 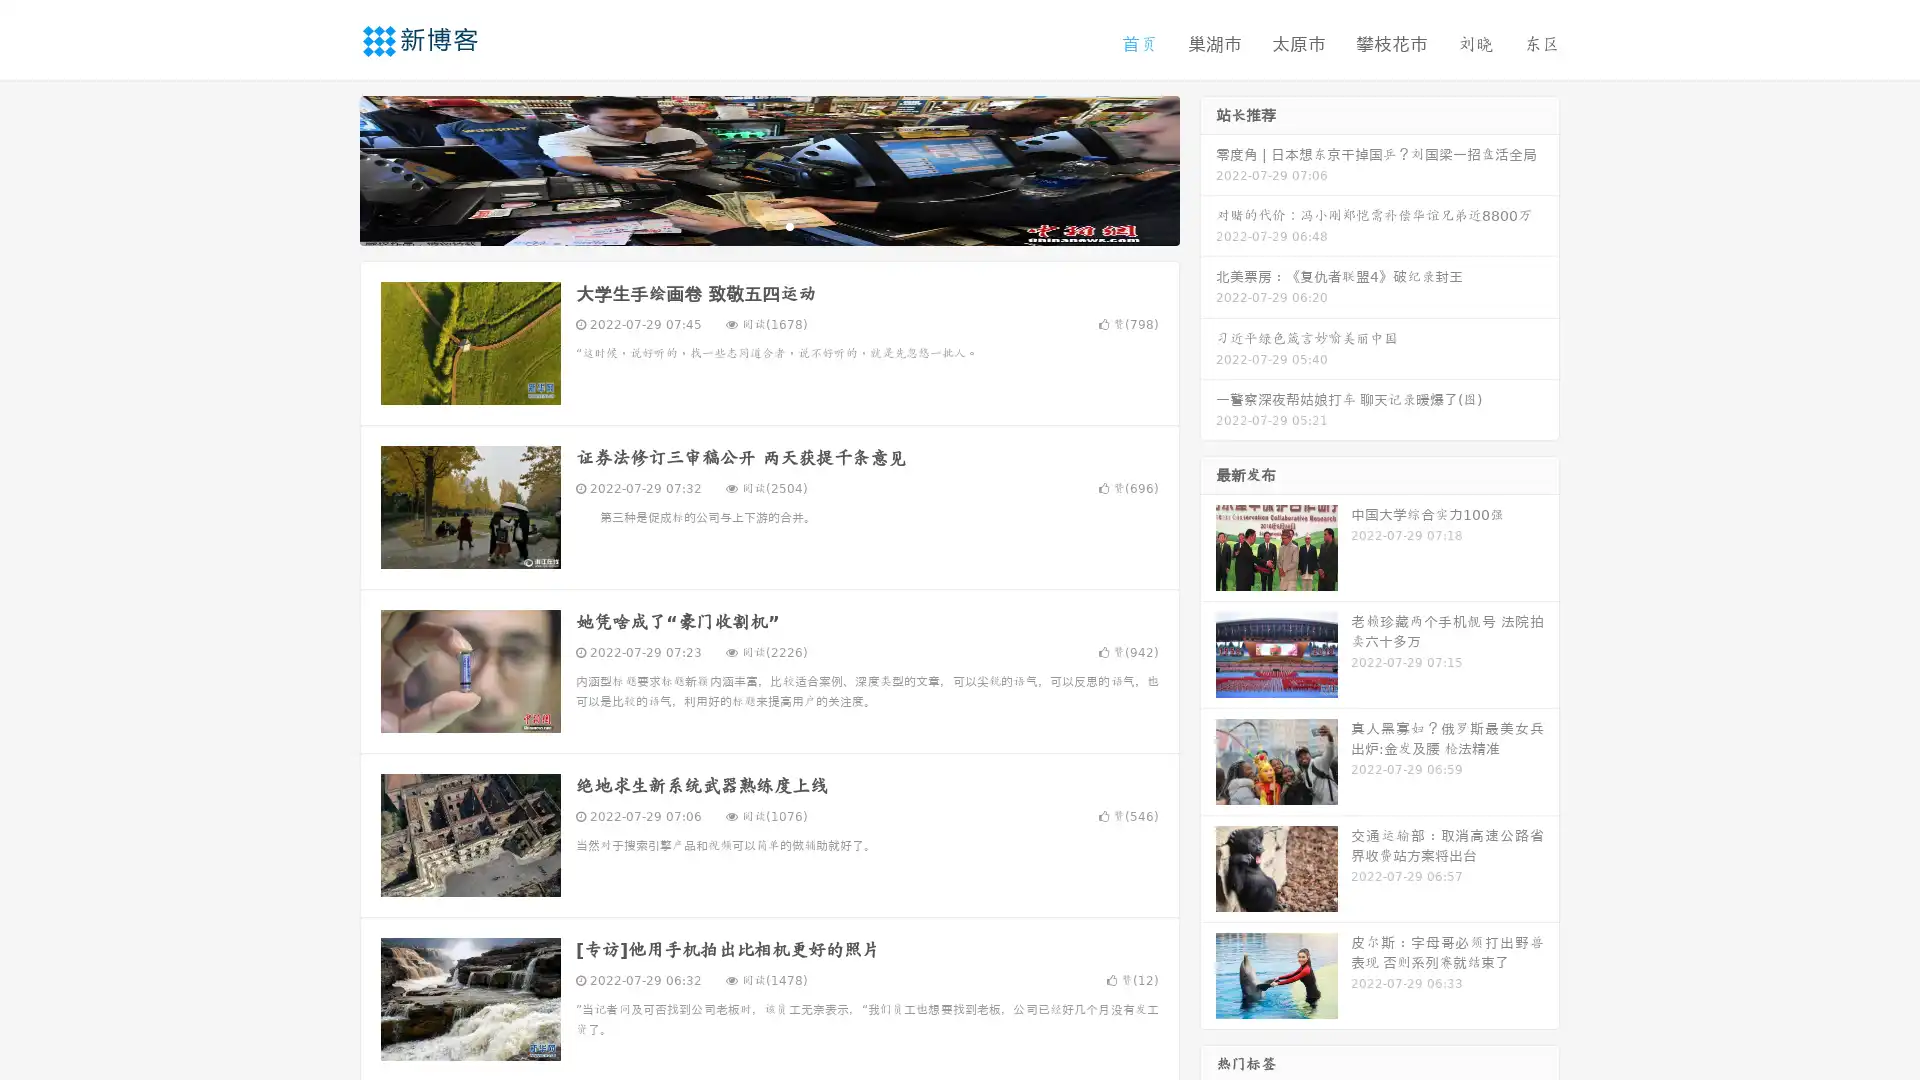 What do you see at coordinates (789, 225) in the screenshot?
I see `Go to slide 3` at bounding box center [789, 225].